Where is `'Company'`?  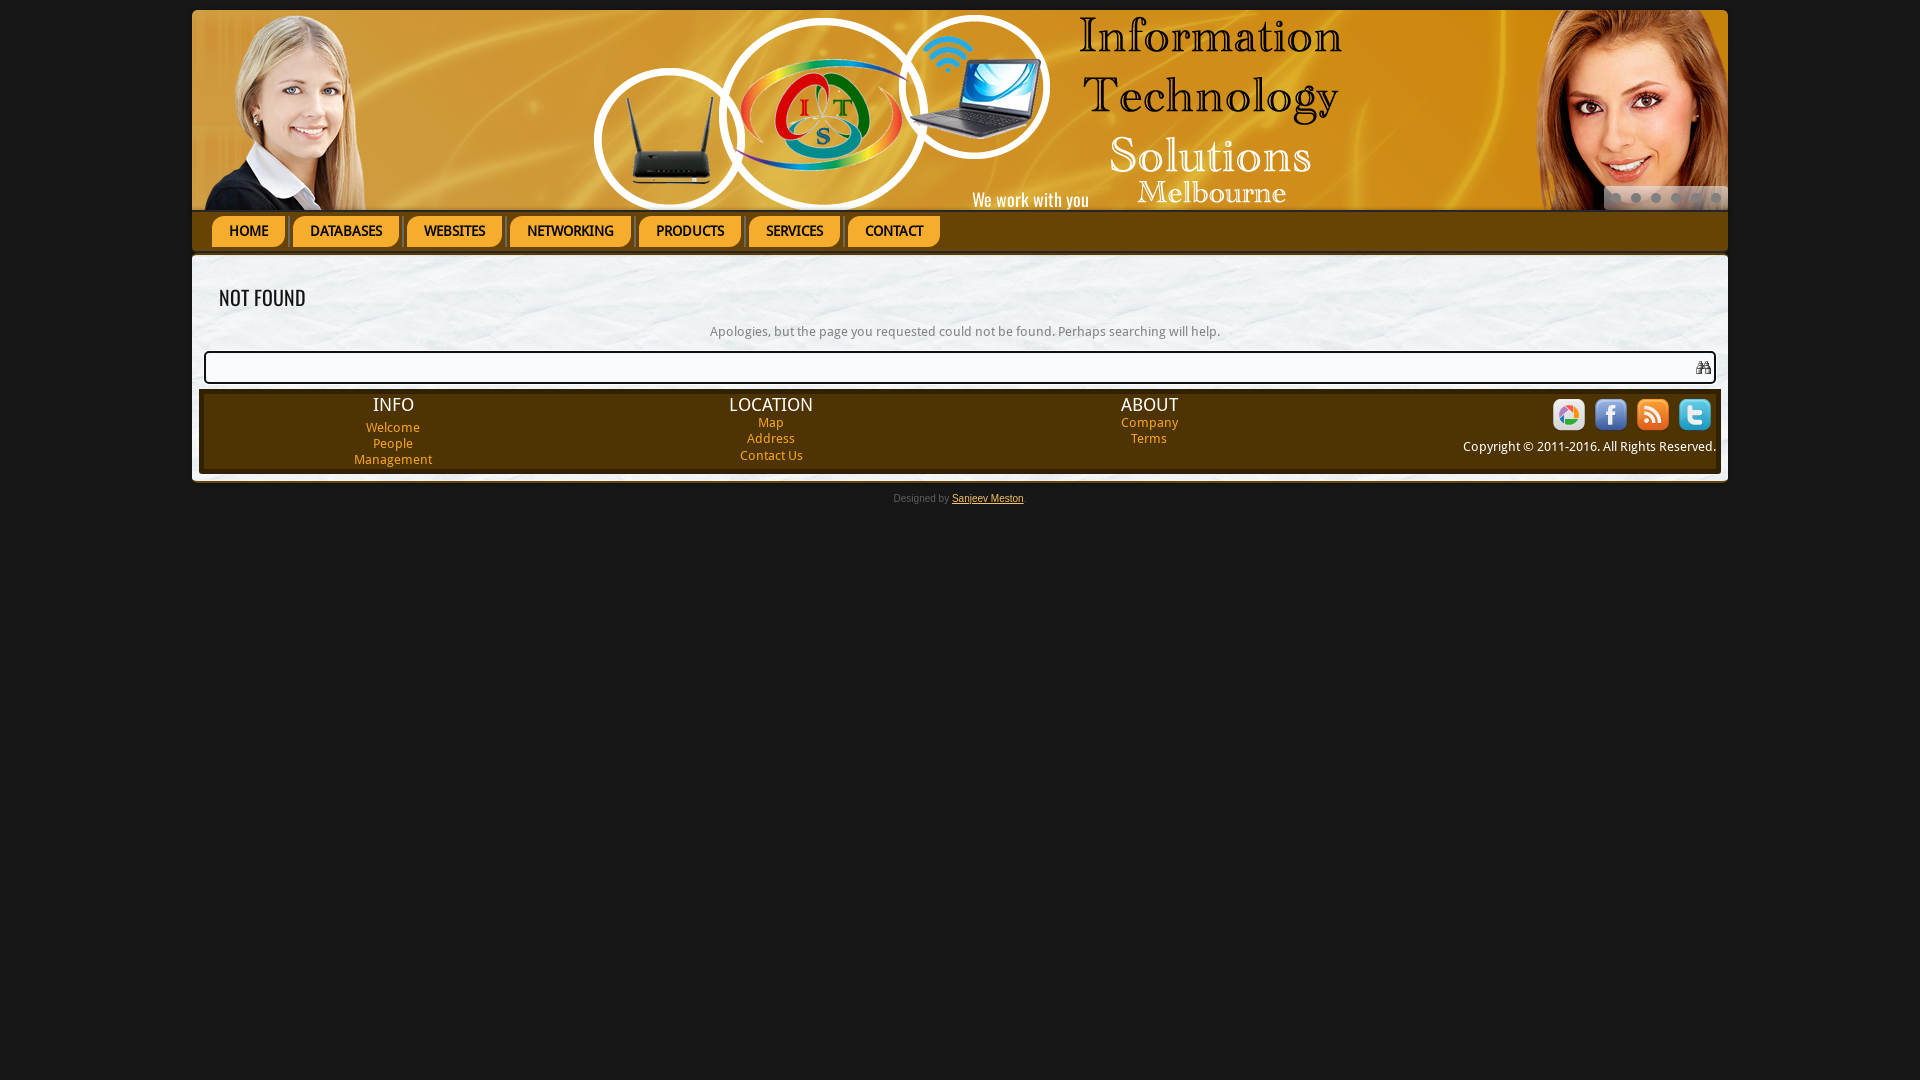 'Company' is located at coordinates (1148, 421).